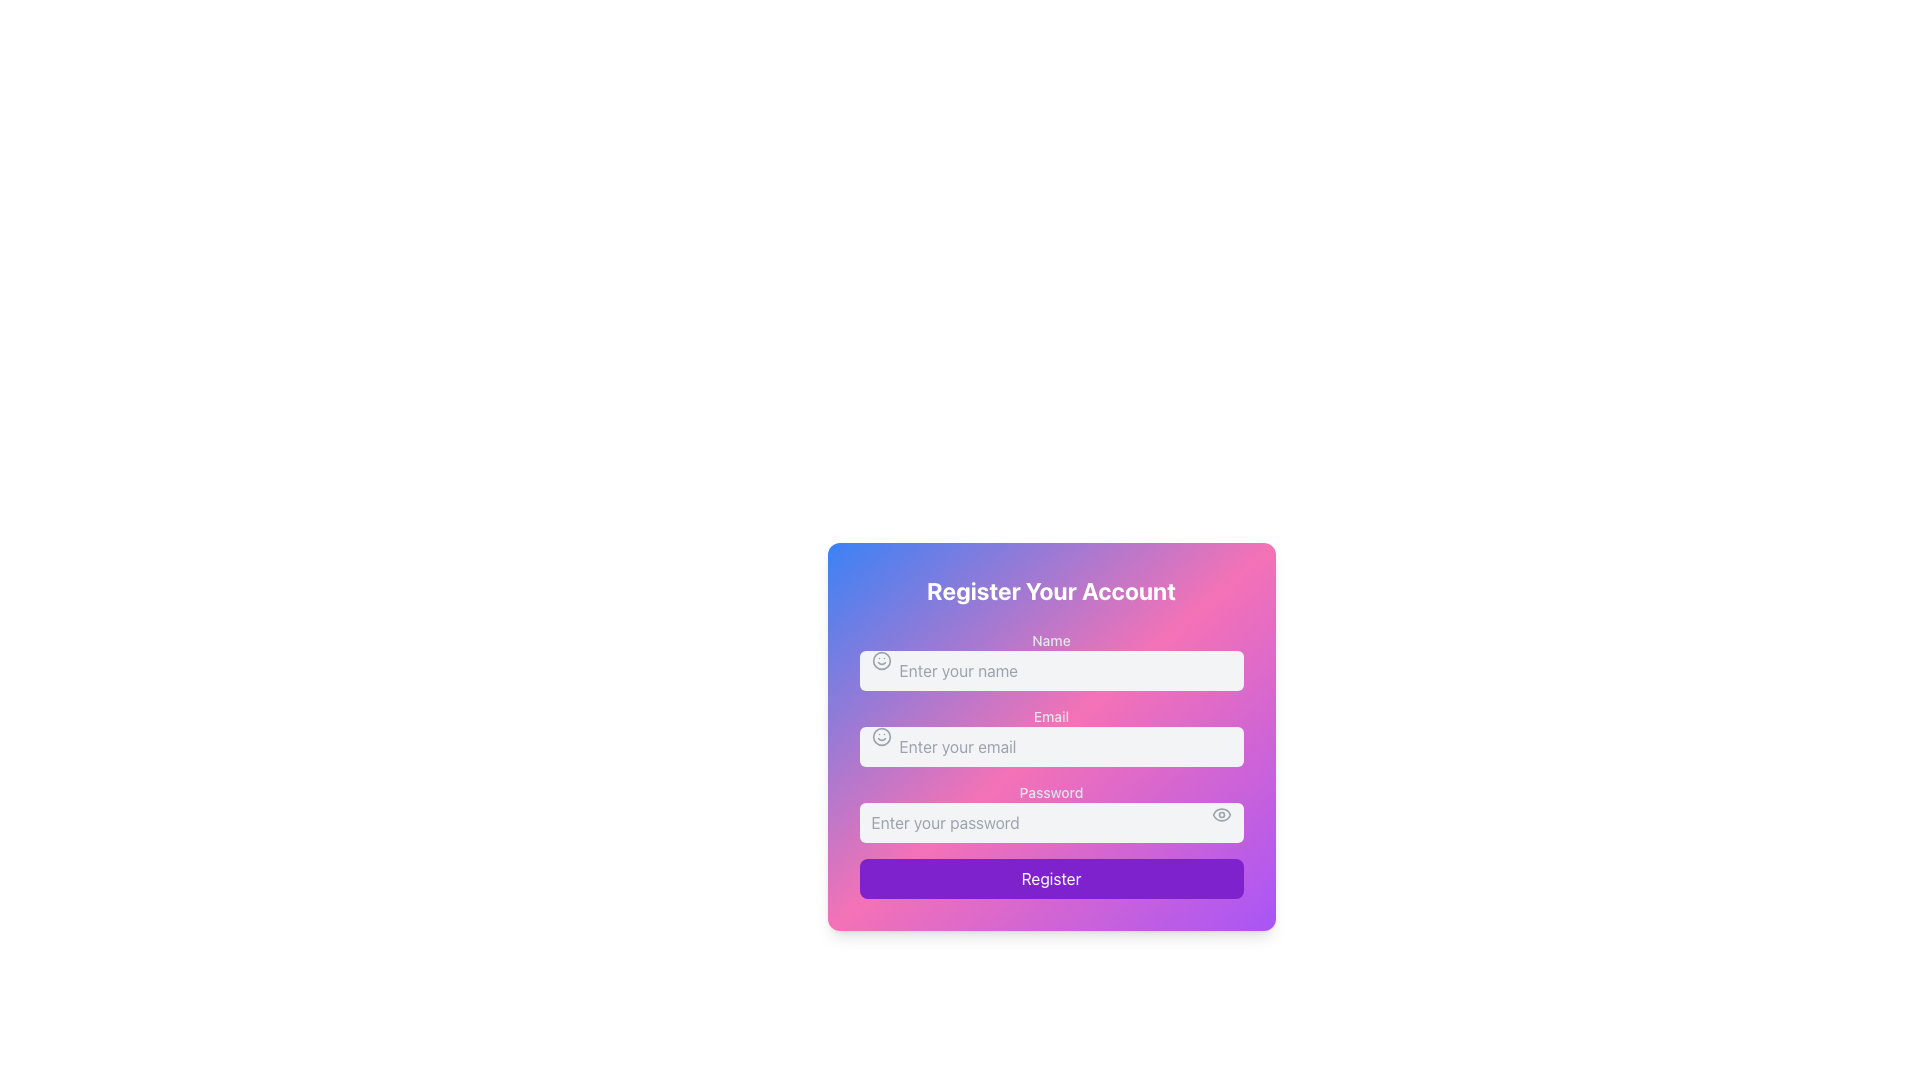 The image size is (1920, 1080). Describe the element at coordinates (1050, 660) in the screenshot. I see `the text input field for entering the user's name, located directly beneath the 'Name' label in the registration form` at that location.